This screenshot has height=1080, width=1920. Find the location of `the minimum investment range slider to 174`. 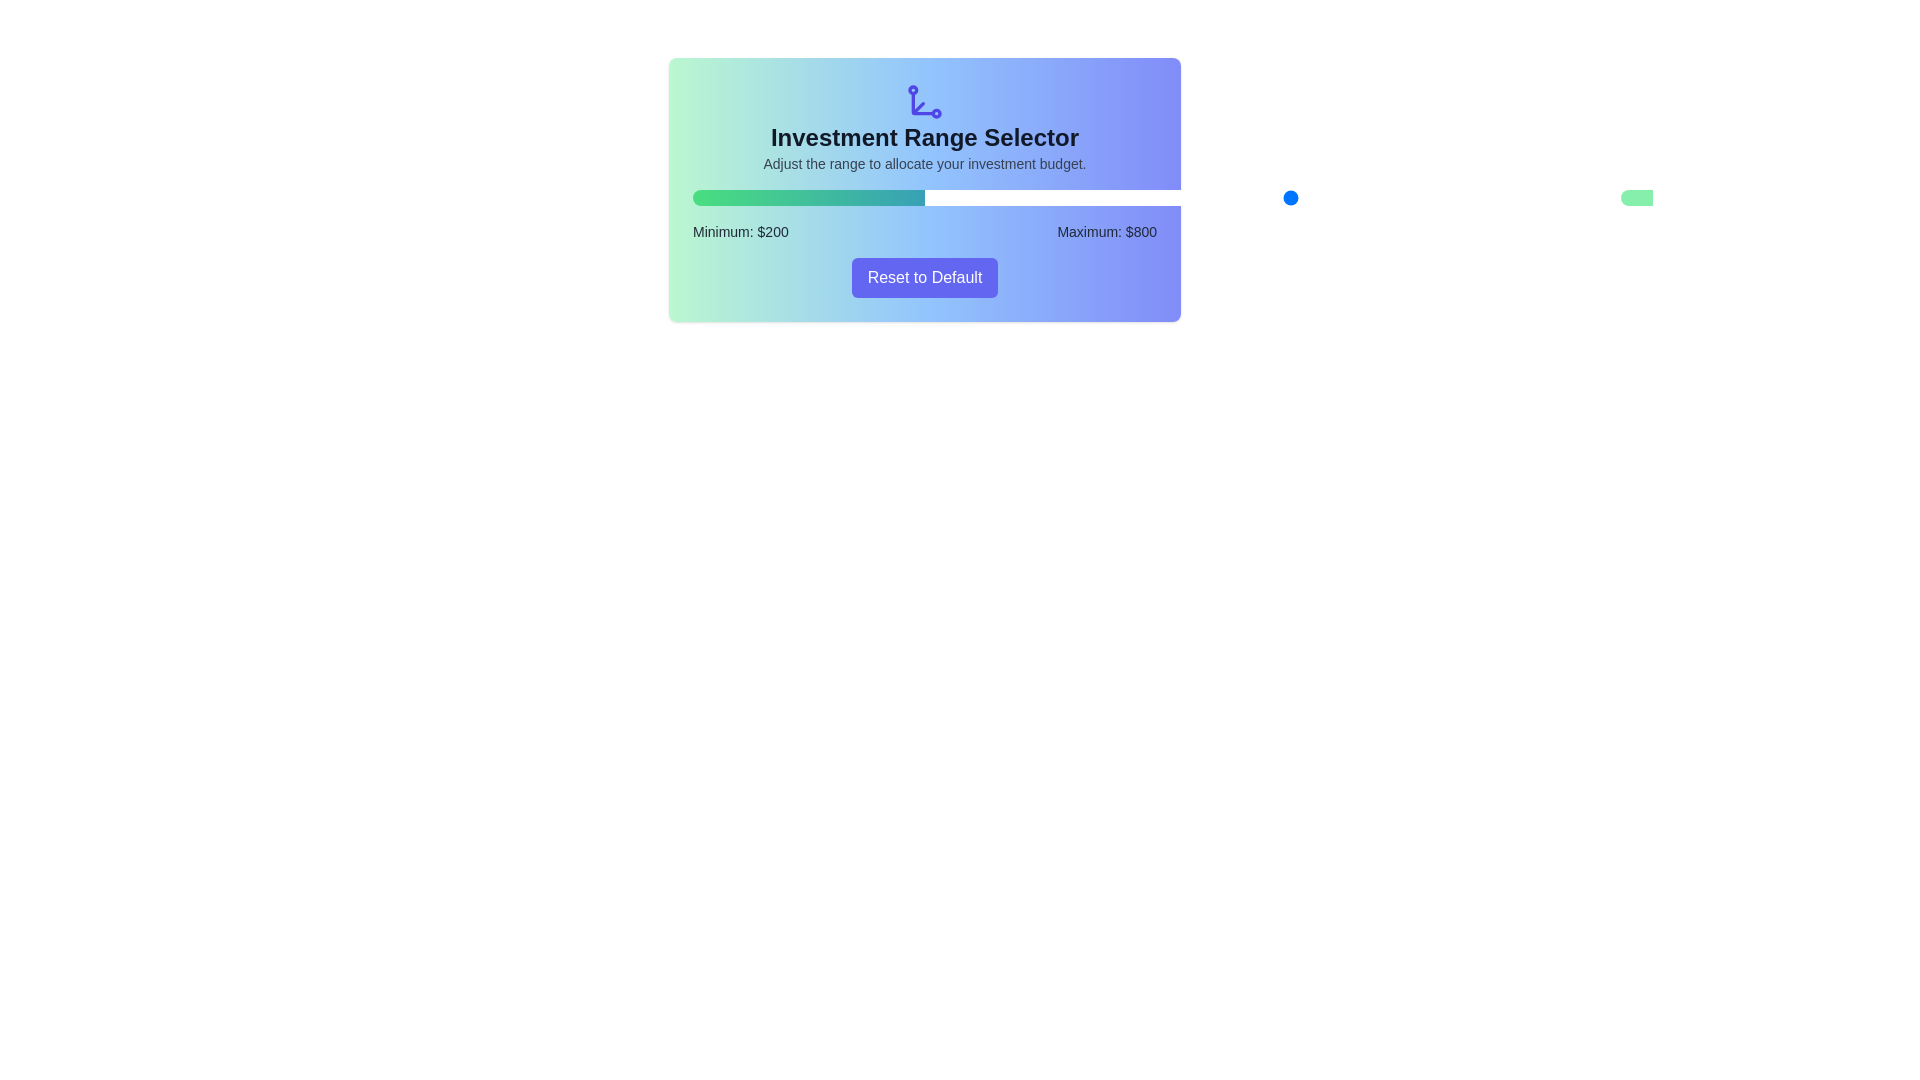

the minimum investment range slider to 174 is located at coordinates (1005, 197).